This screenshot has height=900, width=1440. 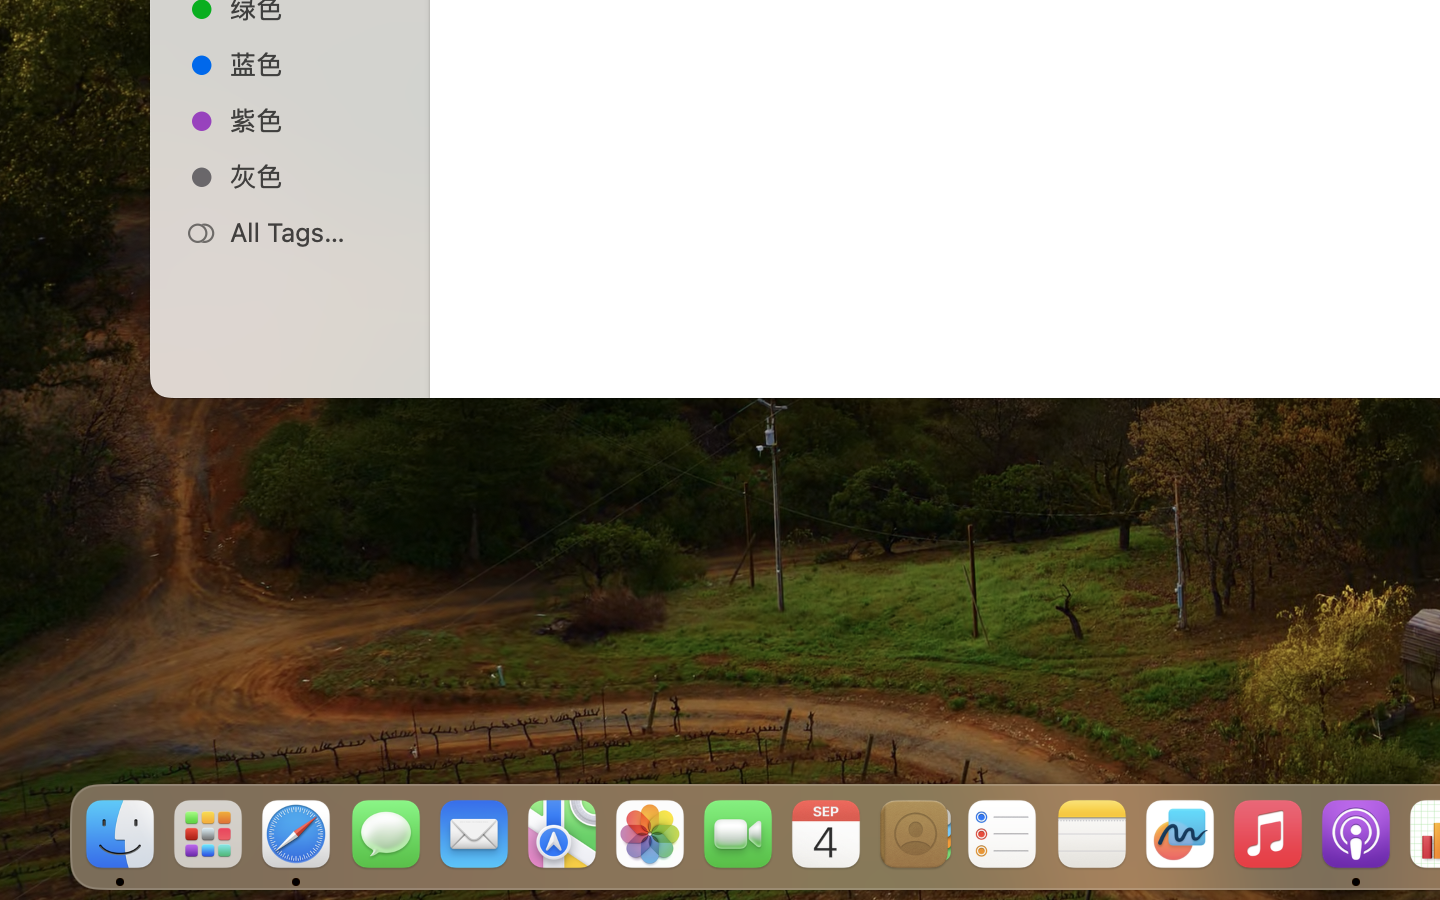 What do you see at coordinates (311, 231) in the screenshot?
I see `'All Tags…'` at bounding box center [311, 231].